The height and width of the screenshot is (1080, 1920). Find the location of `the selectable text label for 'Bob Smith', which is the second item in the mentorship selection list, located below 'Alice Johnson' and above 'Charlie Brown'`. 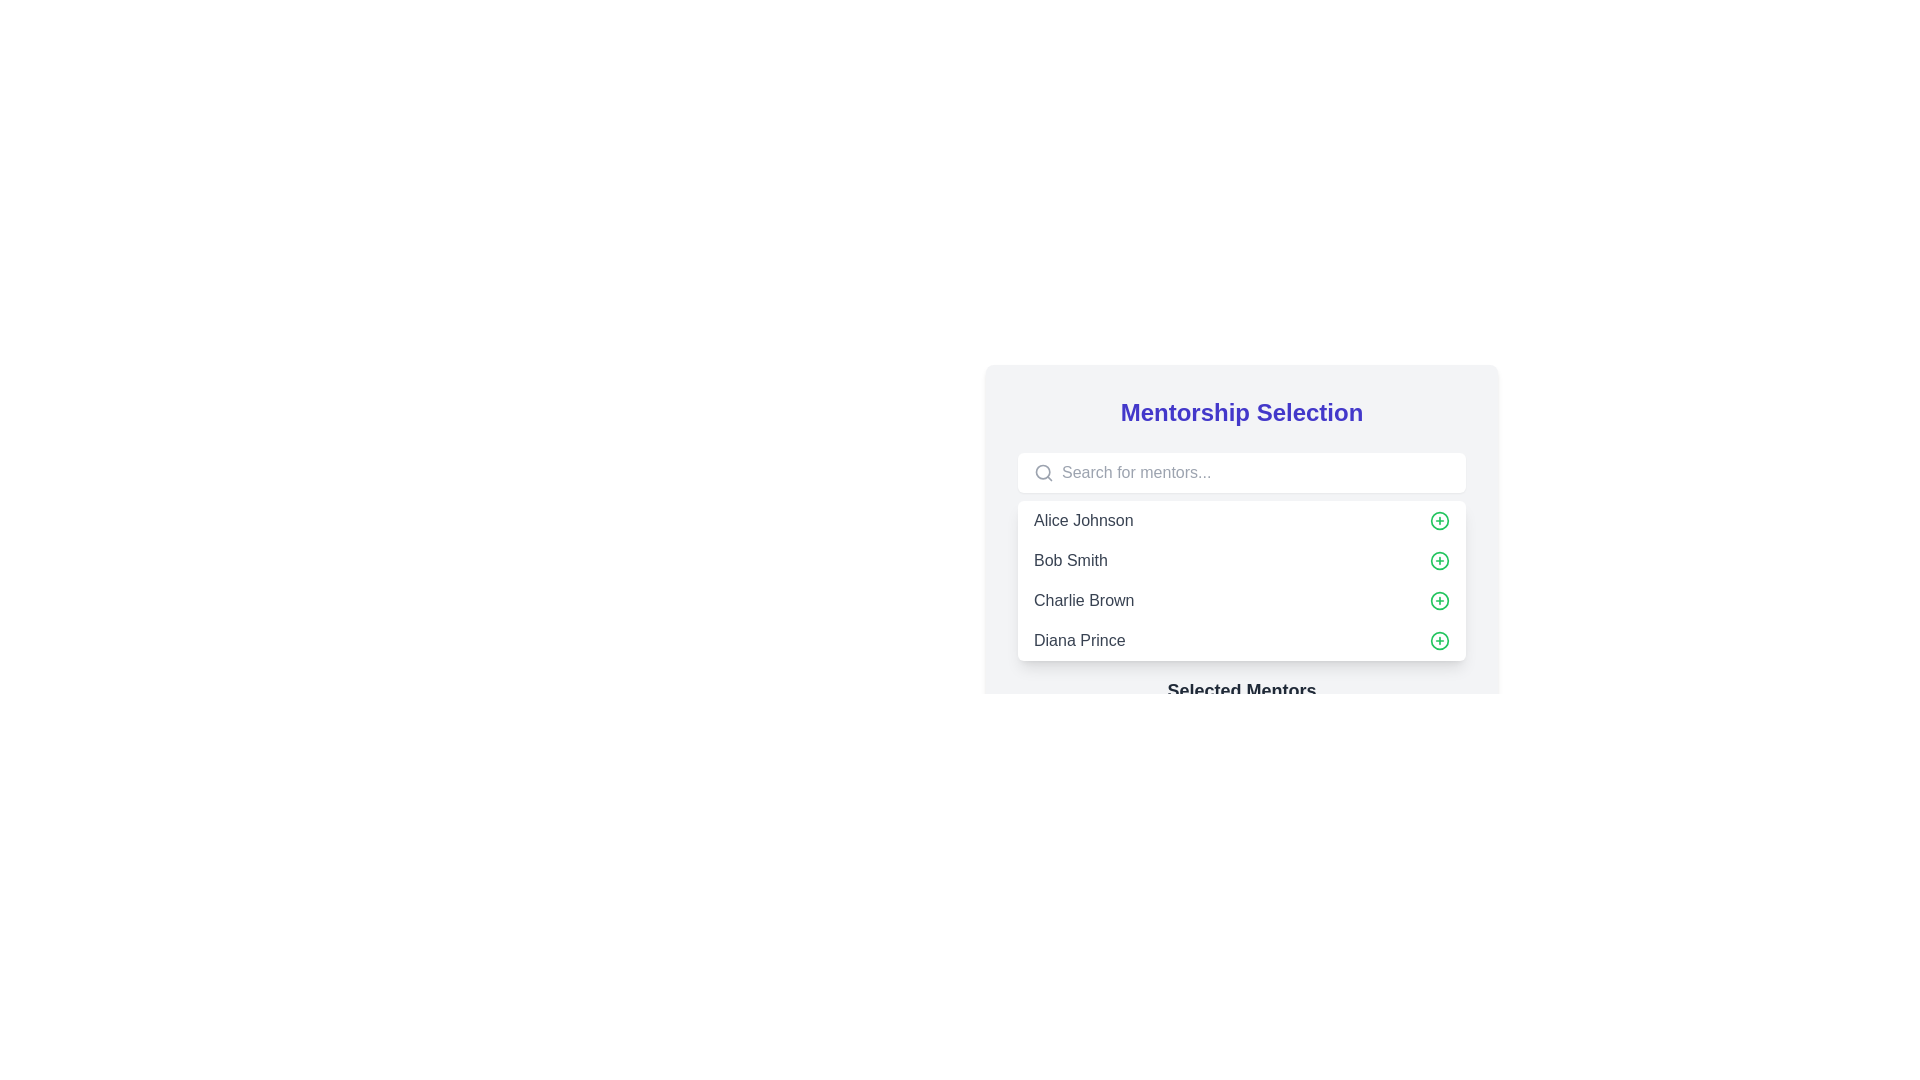

the selectable text label for 'Bob Smith', which is the second item in the mentorship selection list, located below 'Alice Johnson' and above 'Charlie Brown' is located at coordinates (1069, 560).